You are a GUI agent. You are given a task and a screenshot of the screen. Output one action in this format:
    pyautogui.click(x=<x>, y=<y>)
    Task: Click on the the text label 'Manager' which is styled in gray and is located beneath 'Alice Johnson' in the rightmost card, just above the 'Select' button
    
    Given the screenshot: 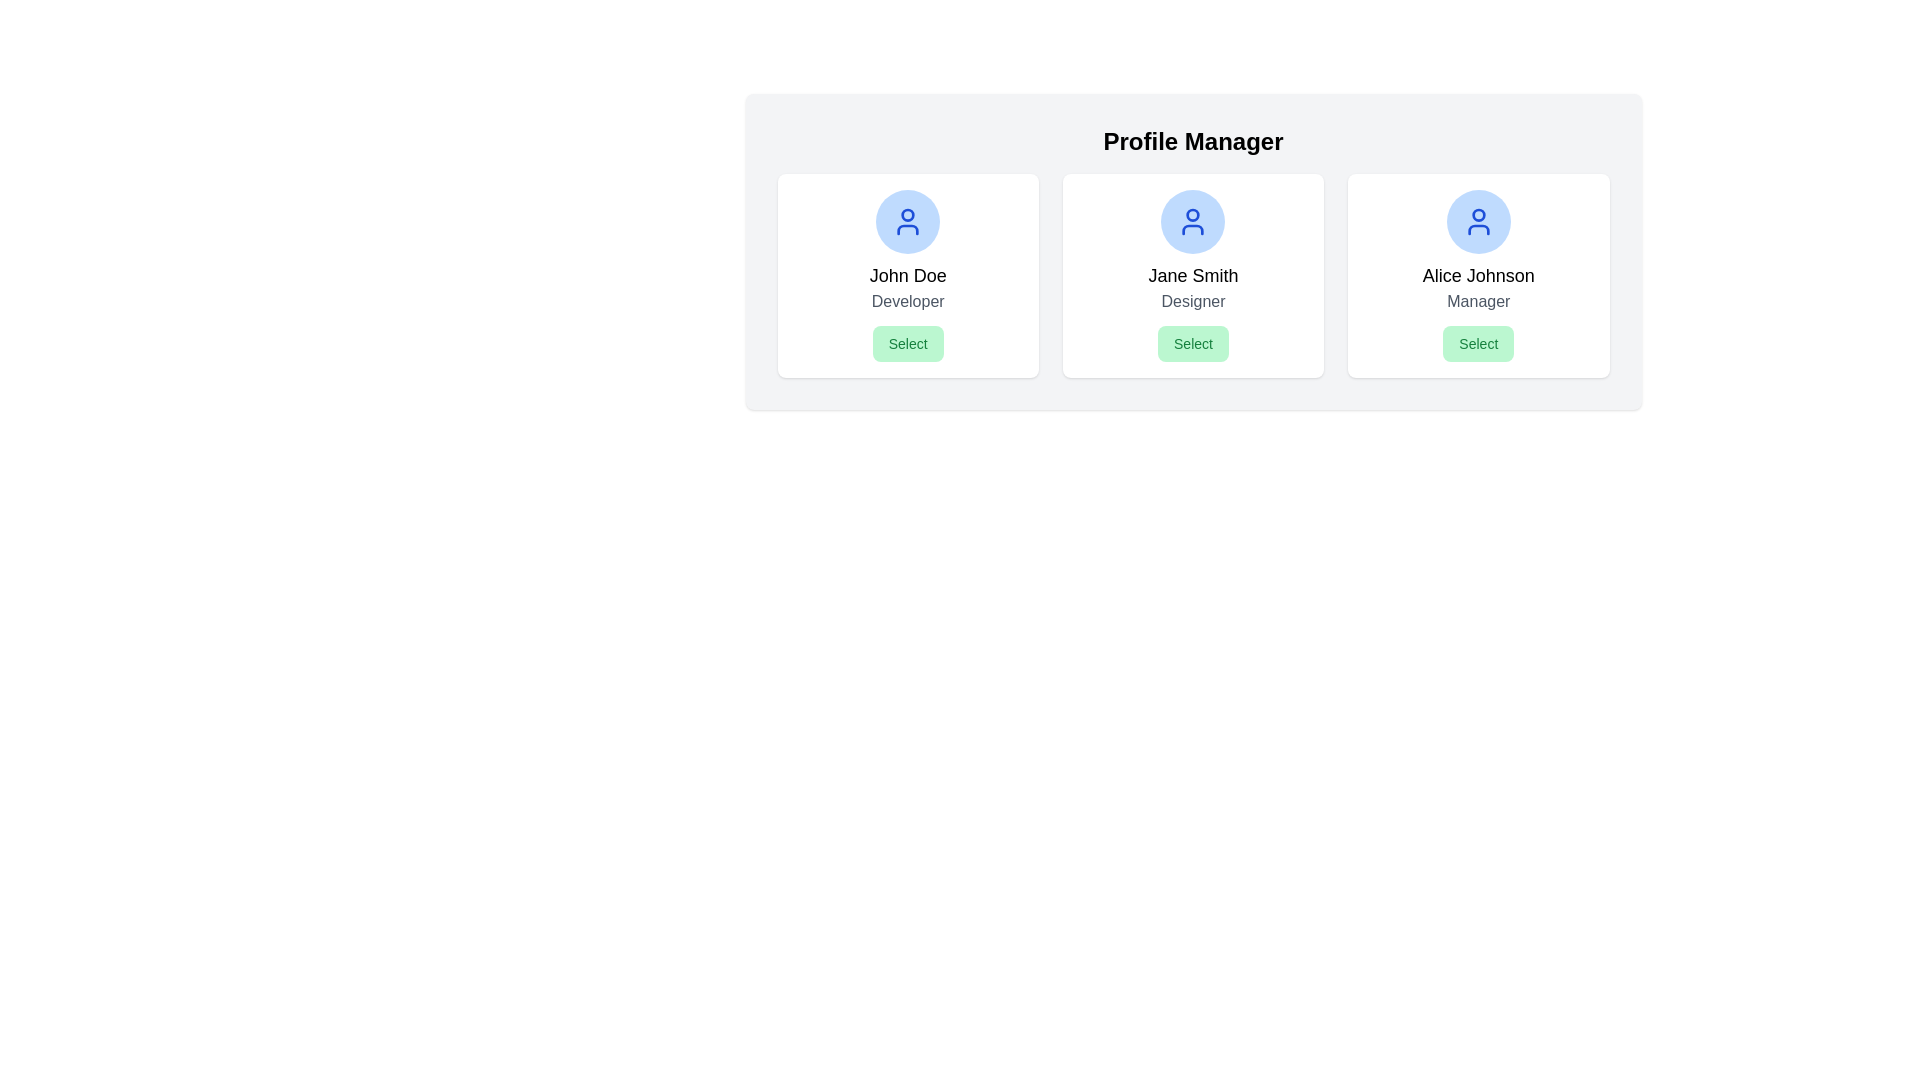 What is the action you would take?
    pyautogui.click(x=1478, y=301)
    